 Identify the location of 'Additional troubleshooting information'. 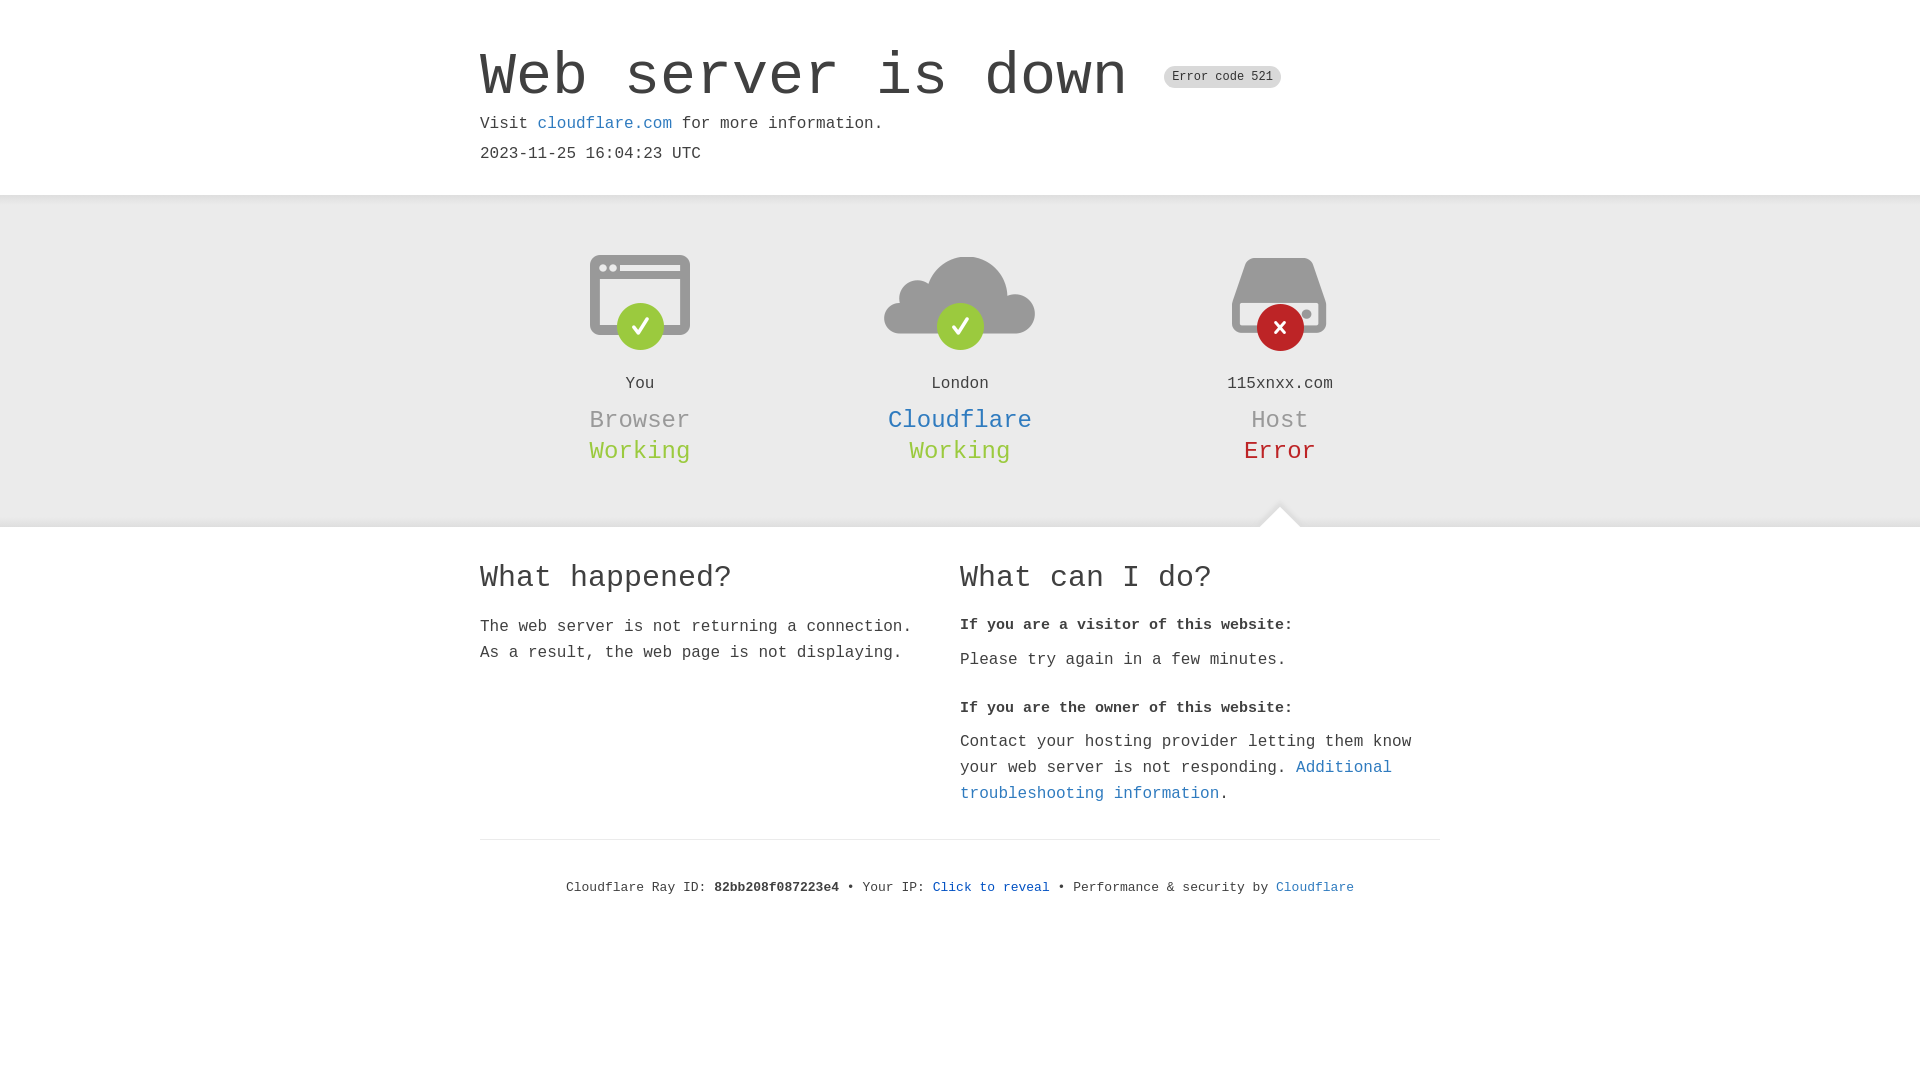
(1176, 779).